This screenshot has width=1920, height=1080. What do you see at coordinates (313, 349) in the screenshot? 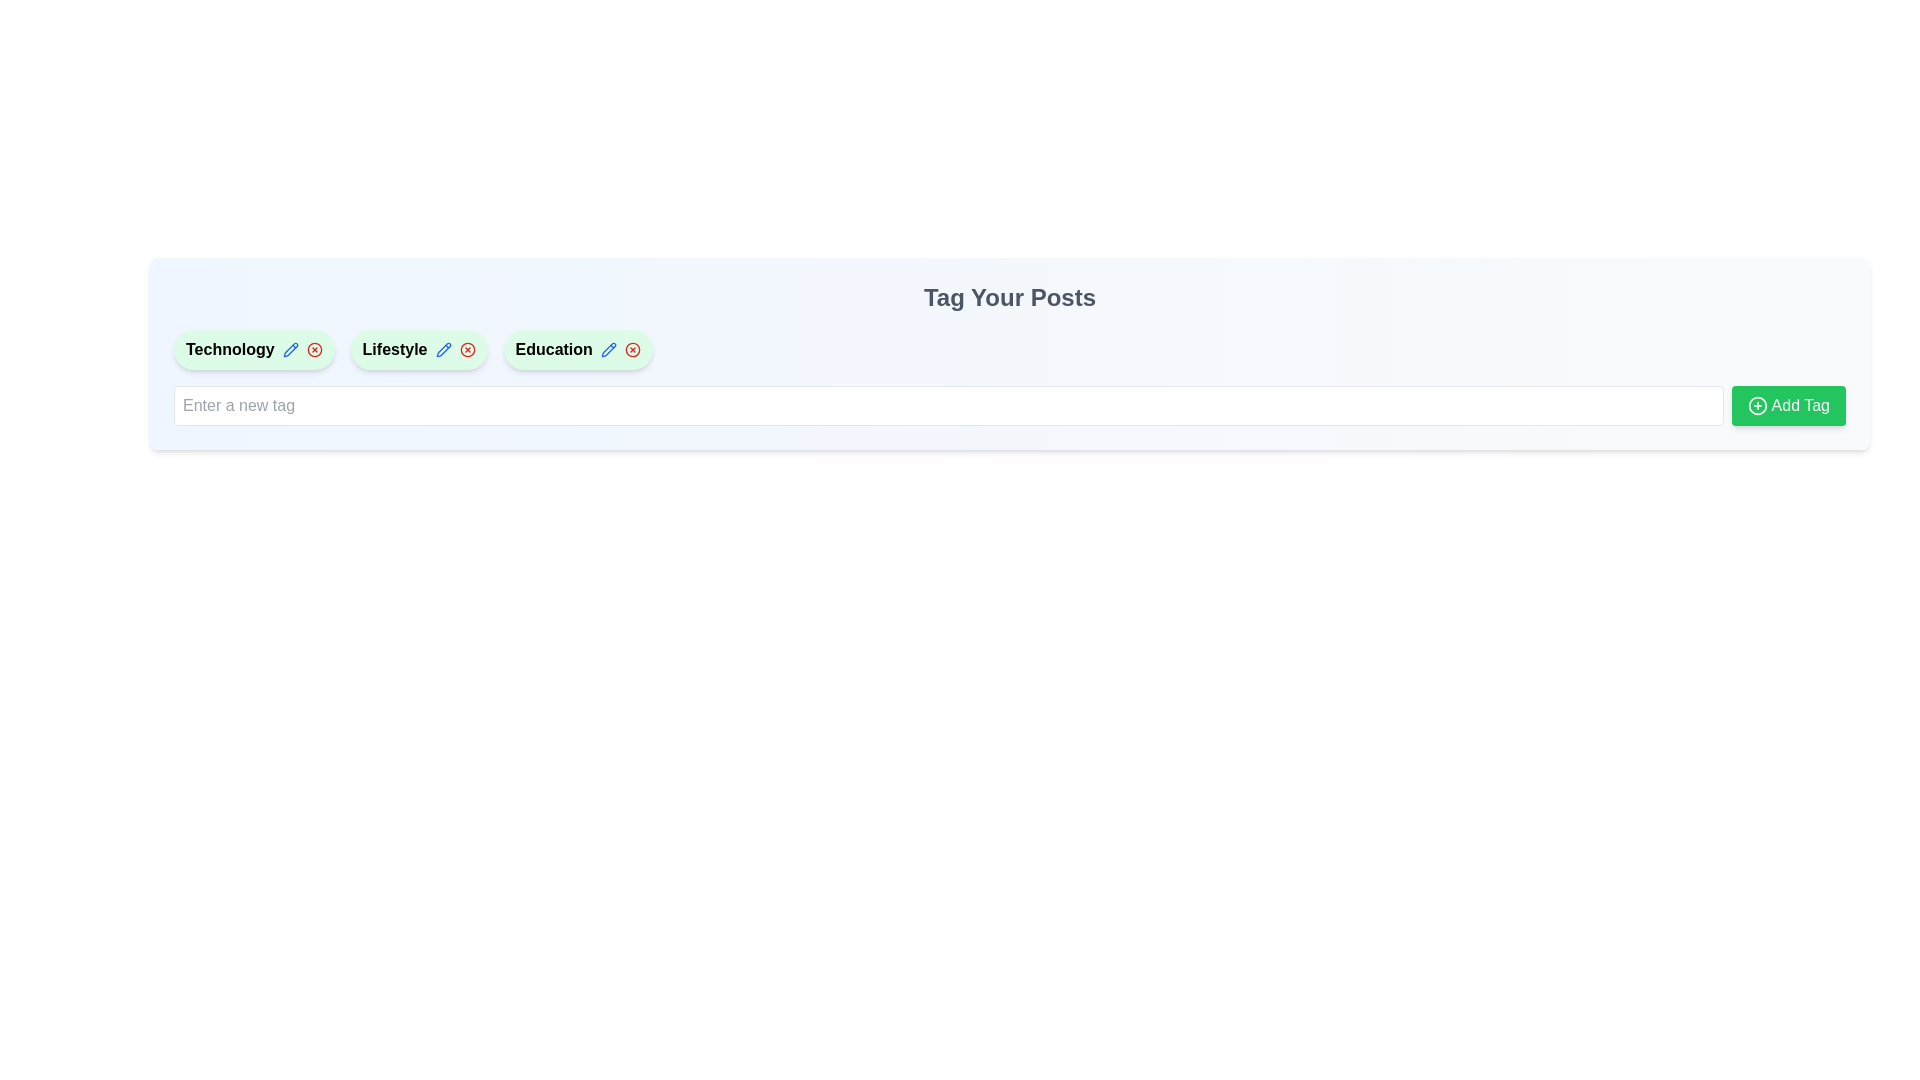
I see `the delete Icon button located on the right side of the 'Technology' tag` at bounding box center [313, 349].